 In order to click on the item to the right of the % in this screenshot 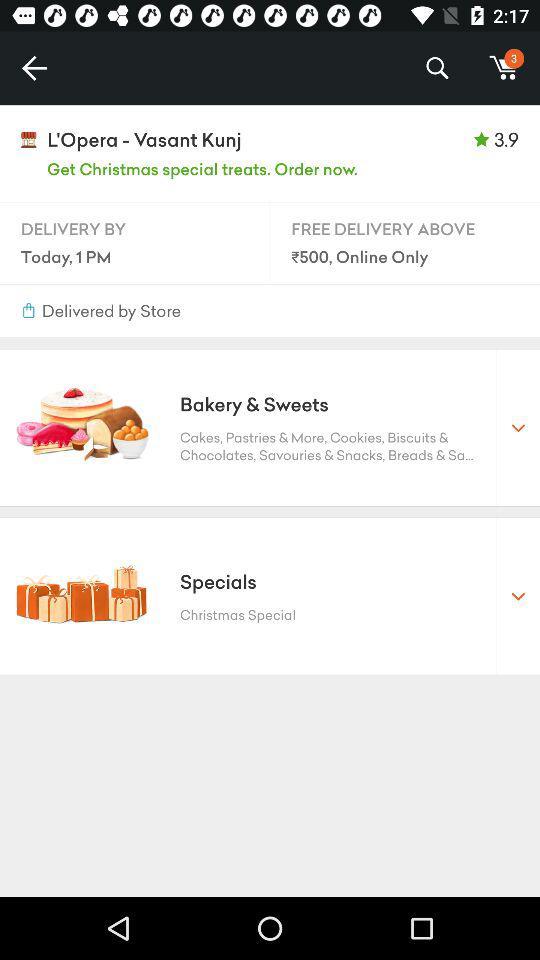, I will do `click(503, 68)`.